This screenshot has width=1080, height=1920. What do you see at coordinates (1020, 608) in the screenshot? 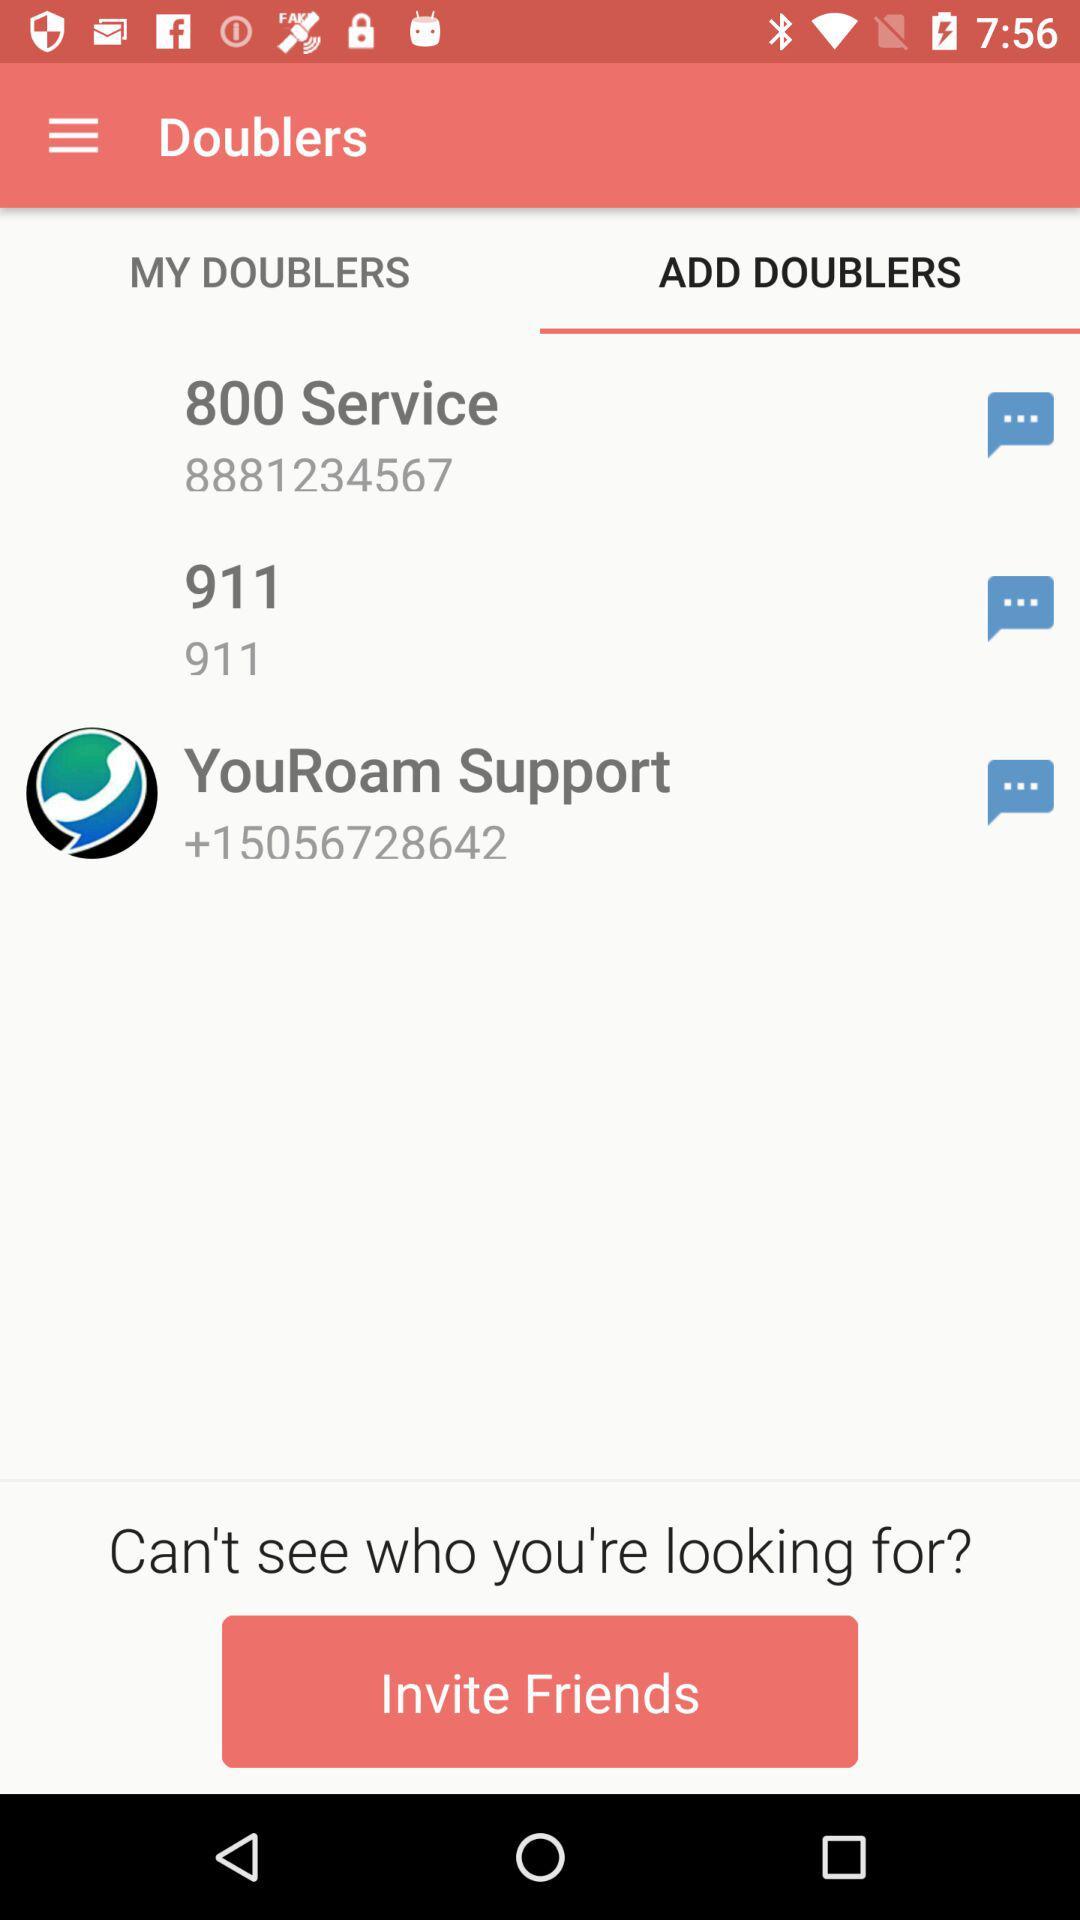
I see `chat with contact` at bounding box center [1020, 608].